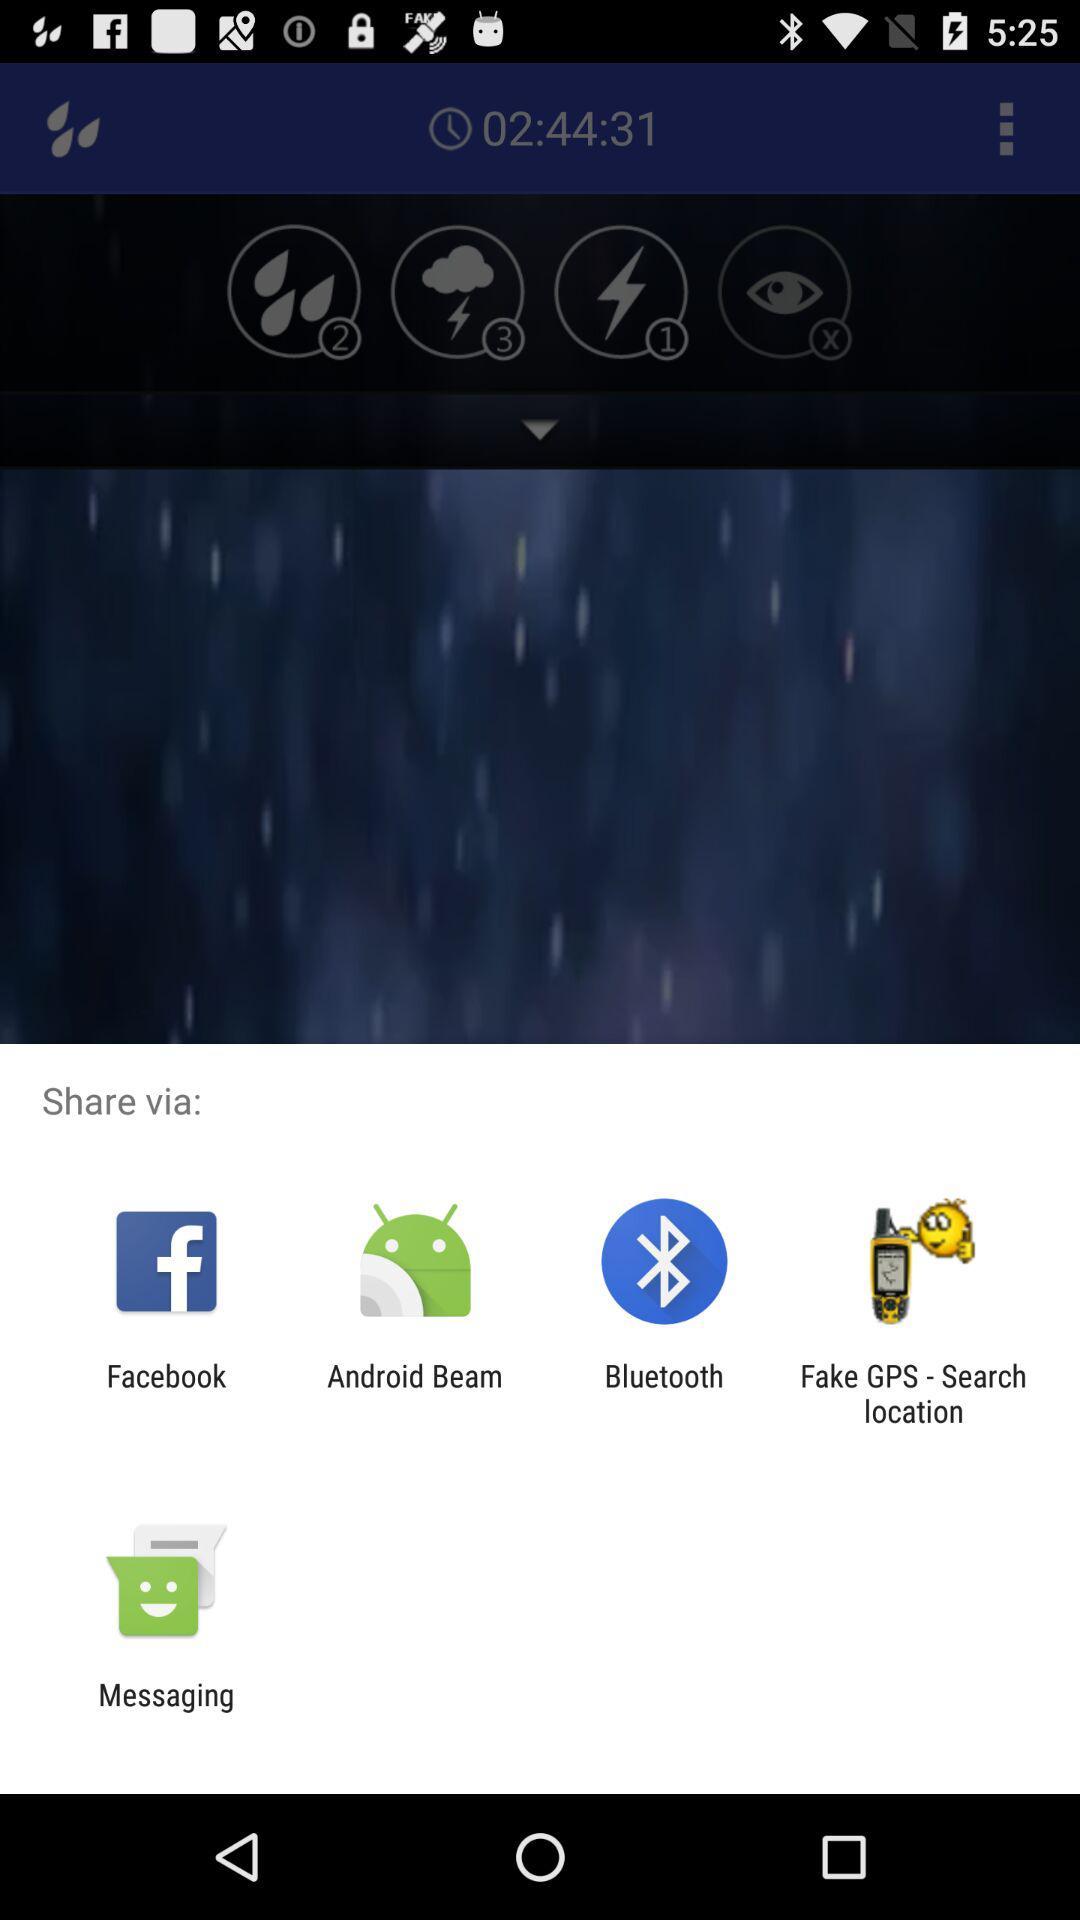  What do you see at coordinates (664, 1392) in the screenshot?
I see `the app to the left of fake gps search item` at bounding box center [664, 1392].